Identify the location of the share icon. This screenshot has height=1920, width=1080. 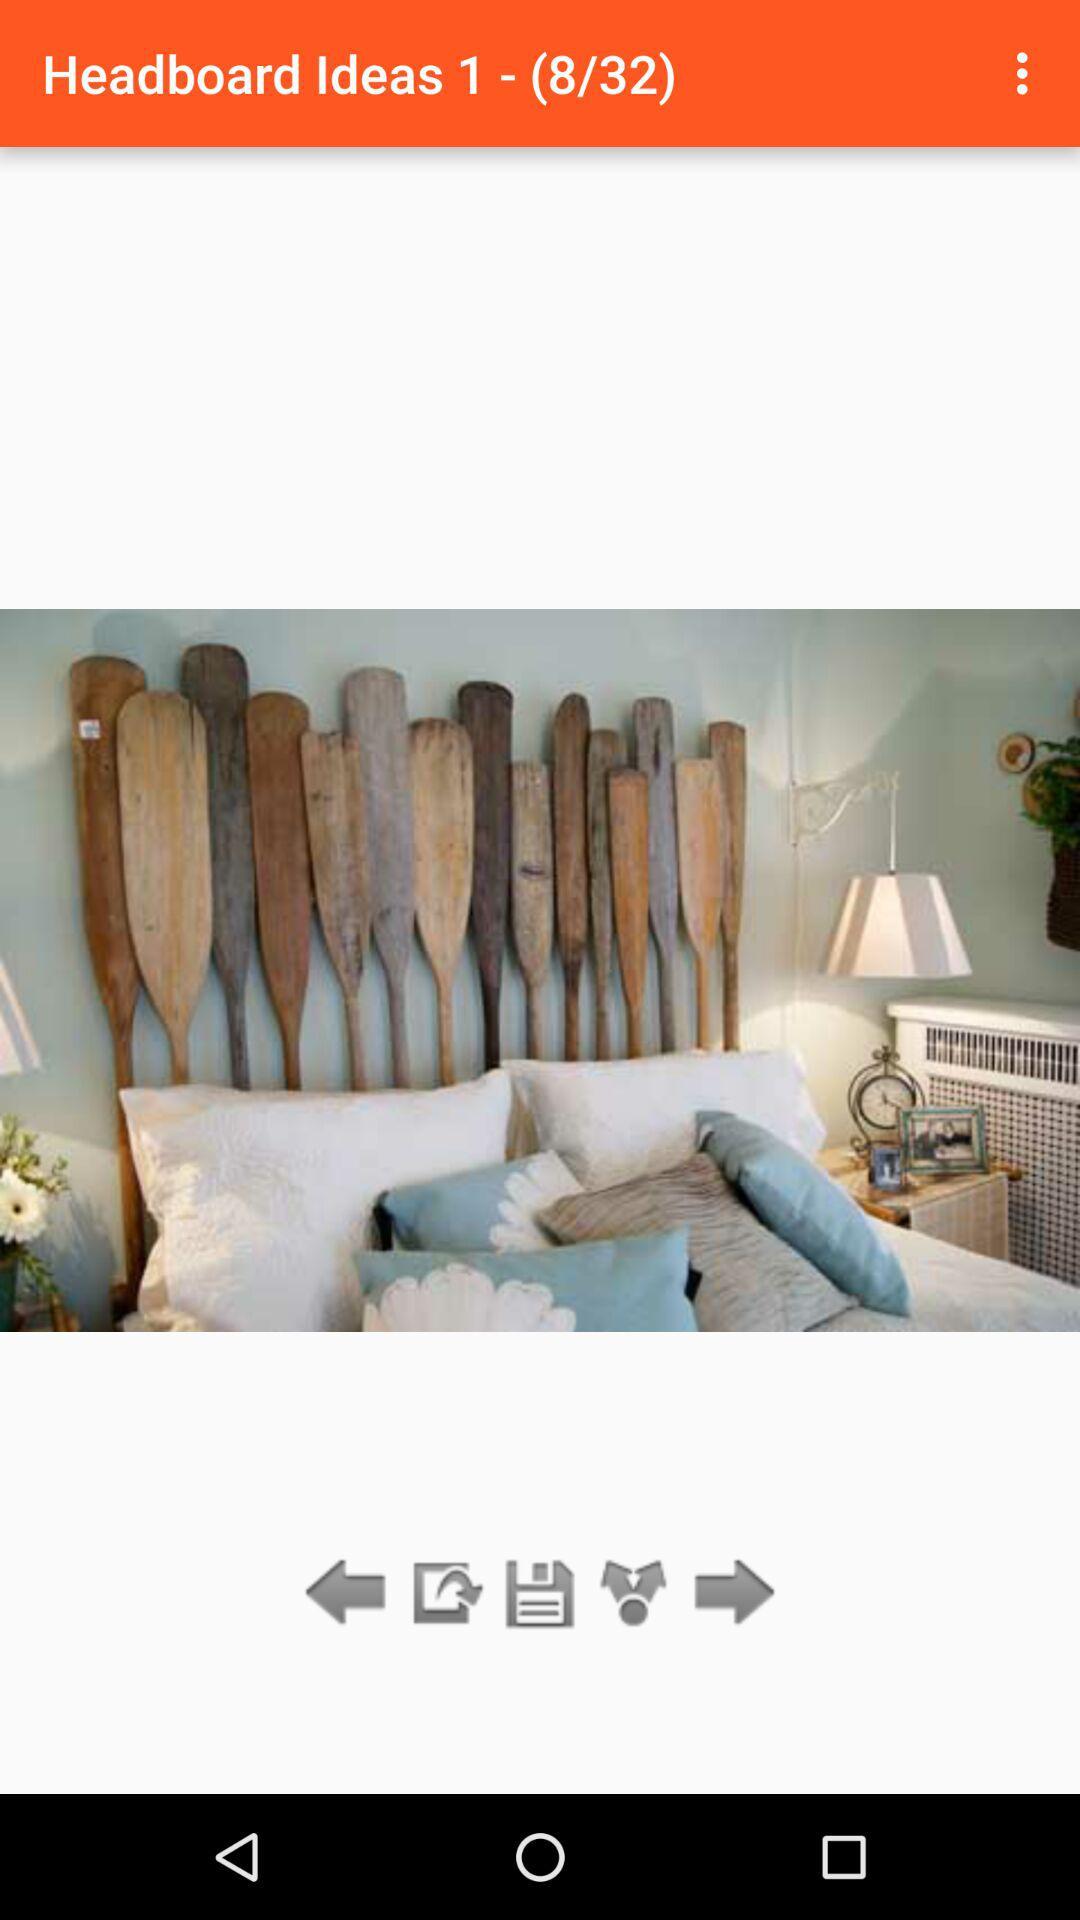
(634, 1593).